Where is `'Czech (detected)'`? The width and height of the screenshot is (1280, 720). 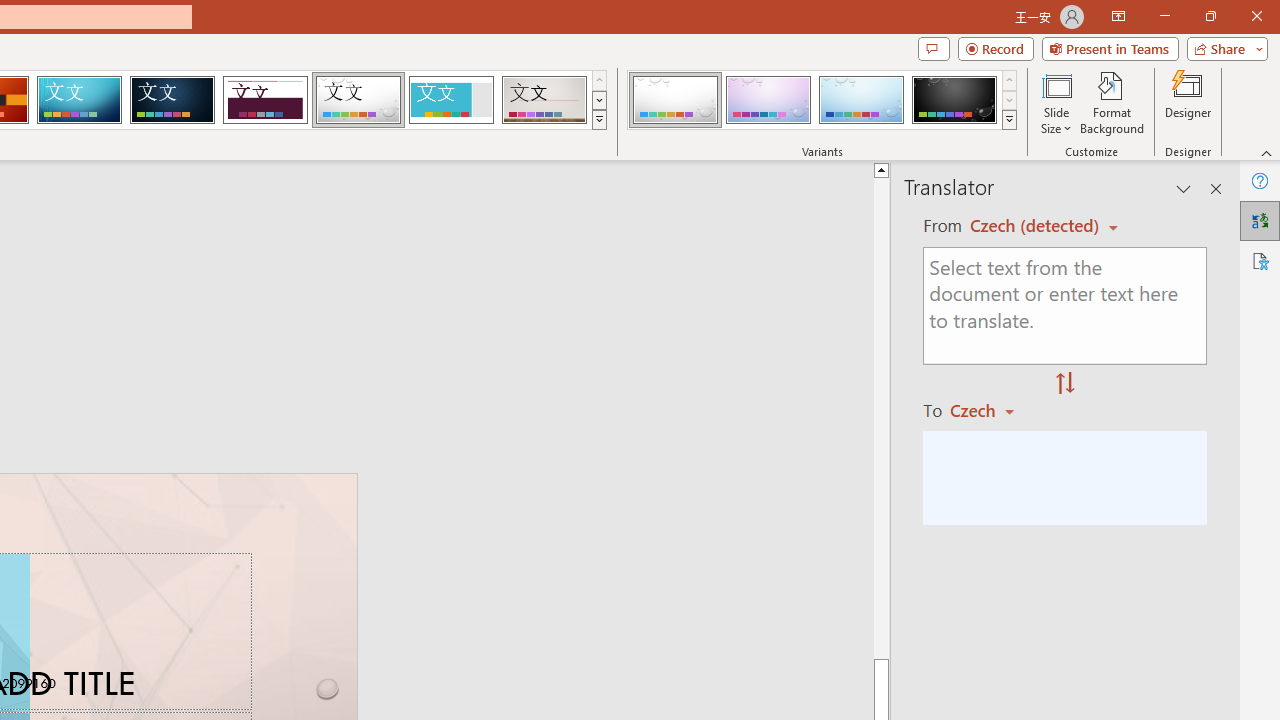 'Czech (detected)' is located at coordinates (1037, 225).